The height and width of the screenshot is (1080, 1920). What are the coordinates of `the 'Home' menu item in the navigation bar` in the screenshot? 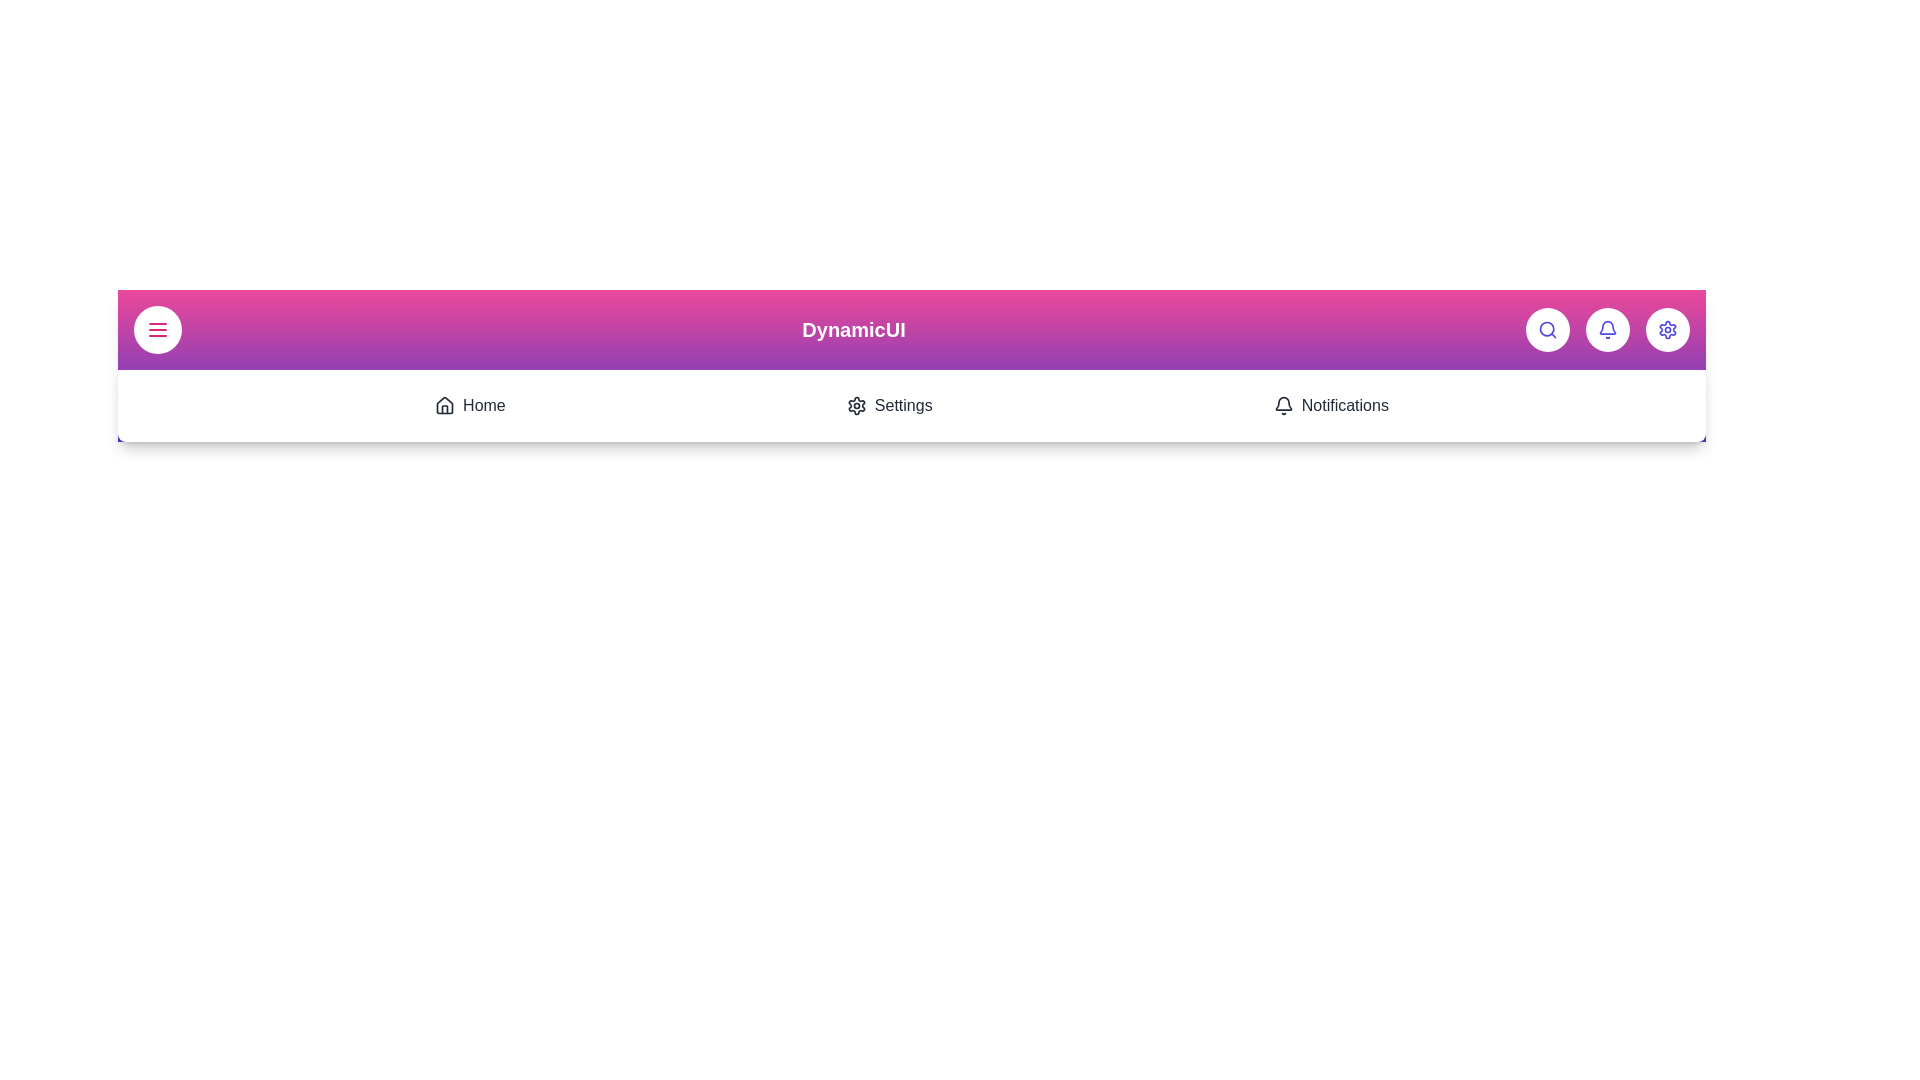 It's located at (469, 405).